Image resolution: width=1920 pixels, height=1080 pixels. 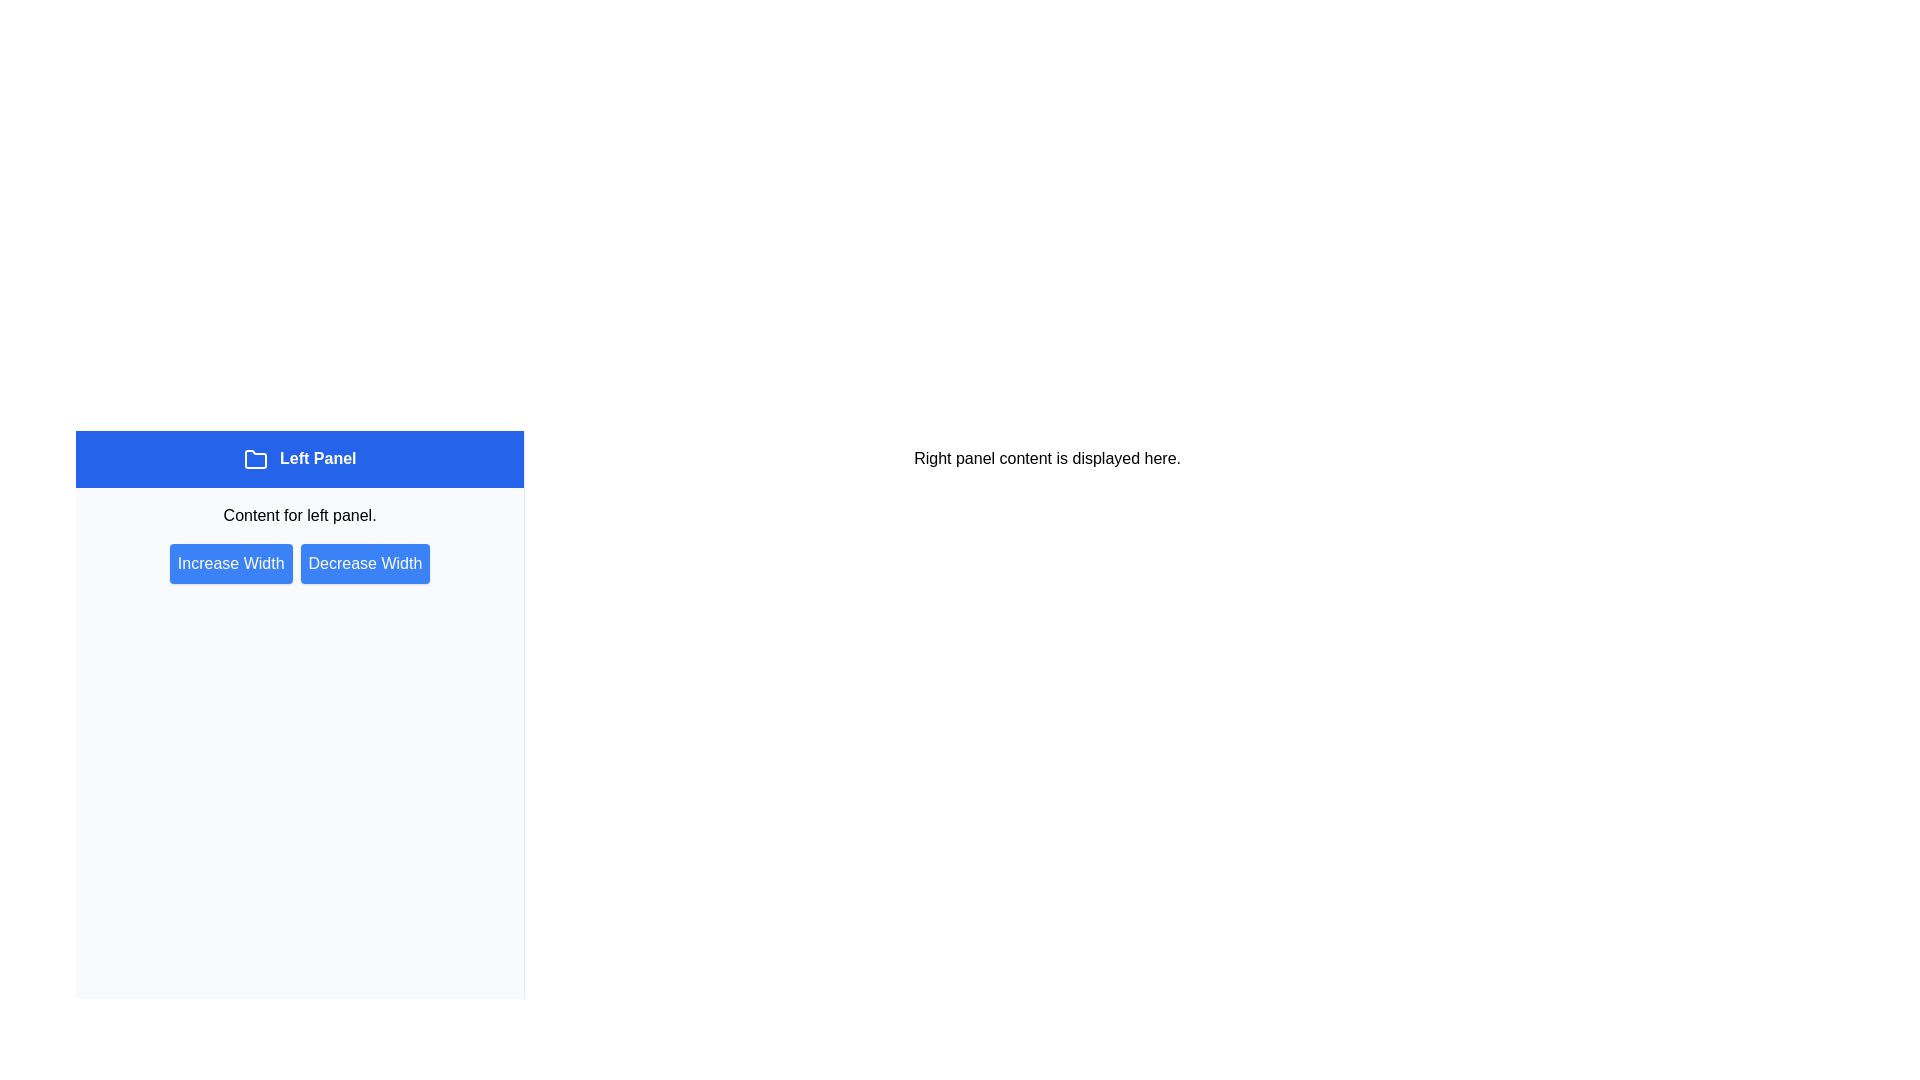 What do you see at coordinates (365, 563) in the screenshot?
I see `the 'Decrease Width' button located in the bottom section of the left panel` at bounding box center [365, 563].